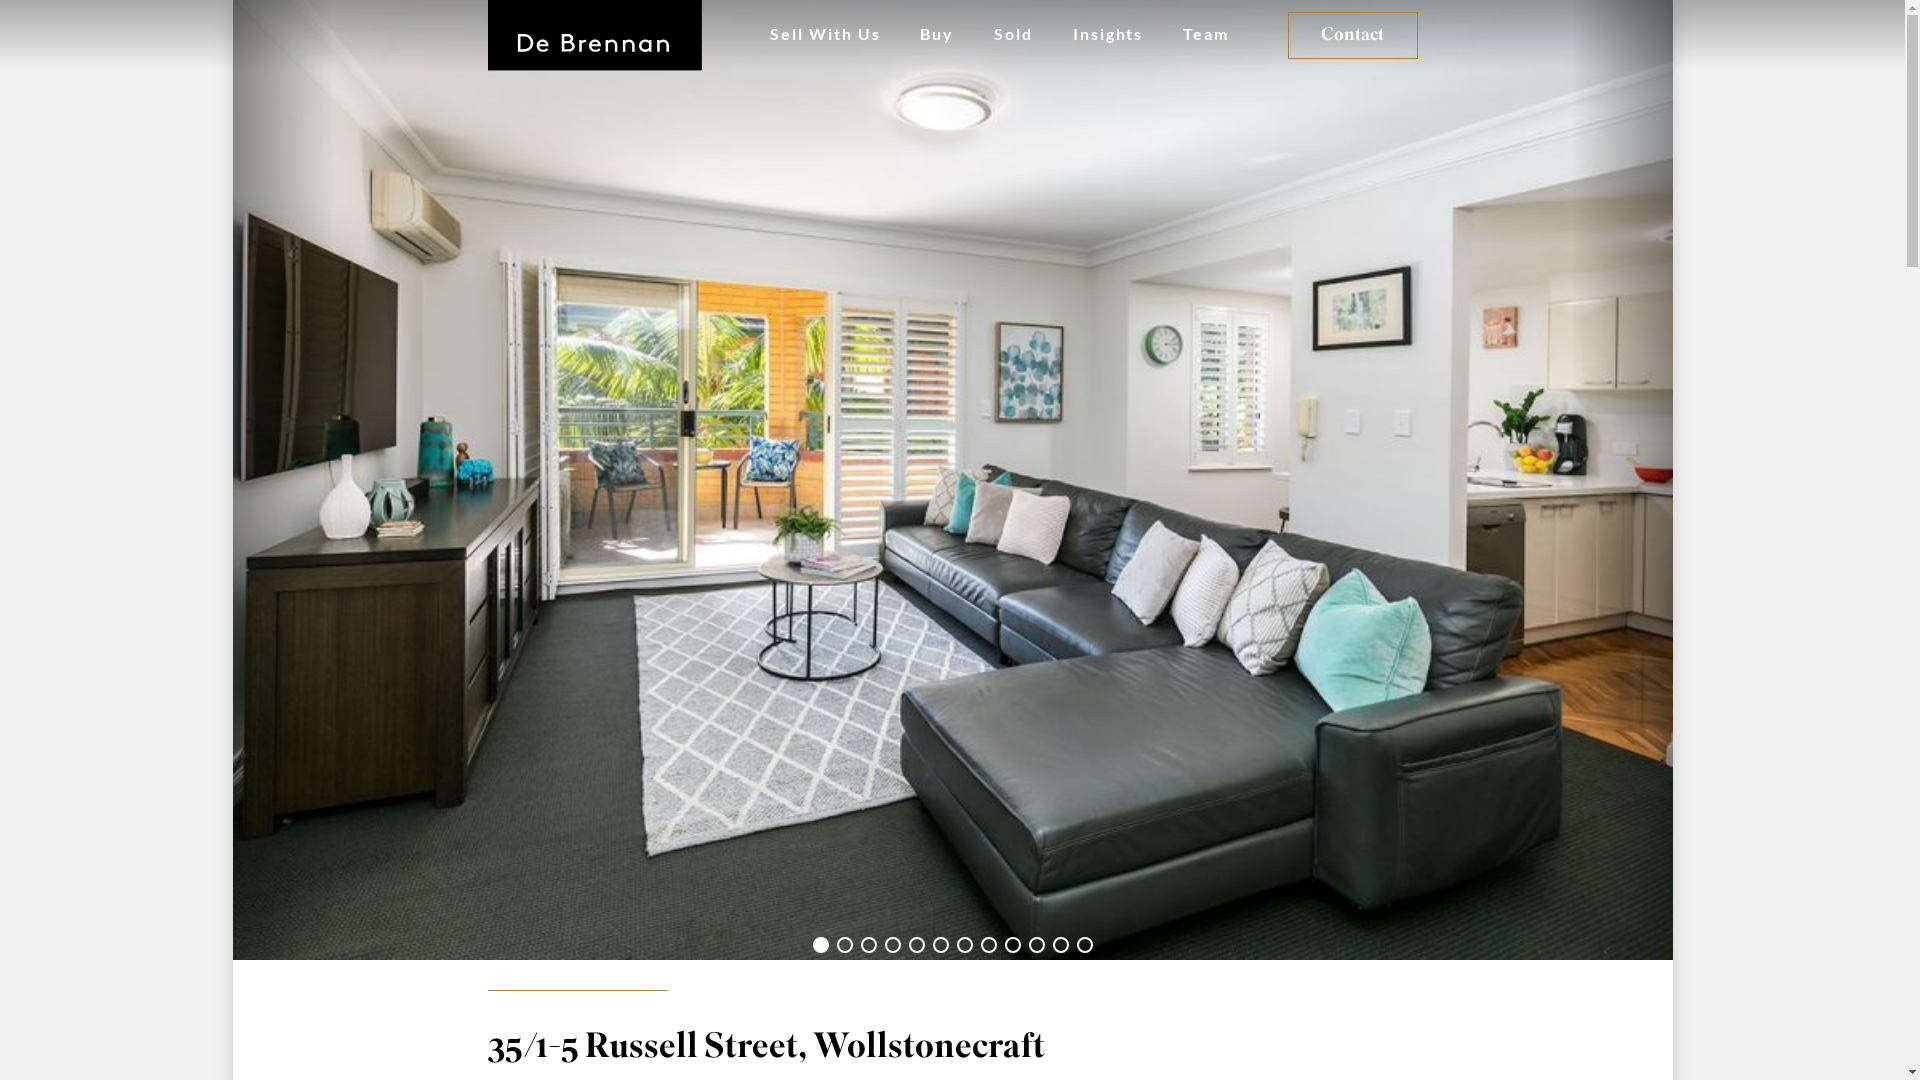 The width and height of the screenshot is (1920, 1080). What do you see at coordinates (939, 945) in the screenshot?
I see `'6'` at bounding box center [939, 945].